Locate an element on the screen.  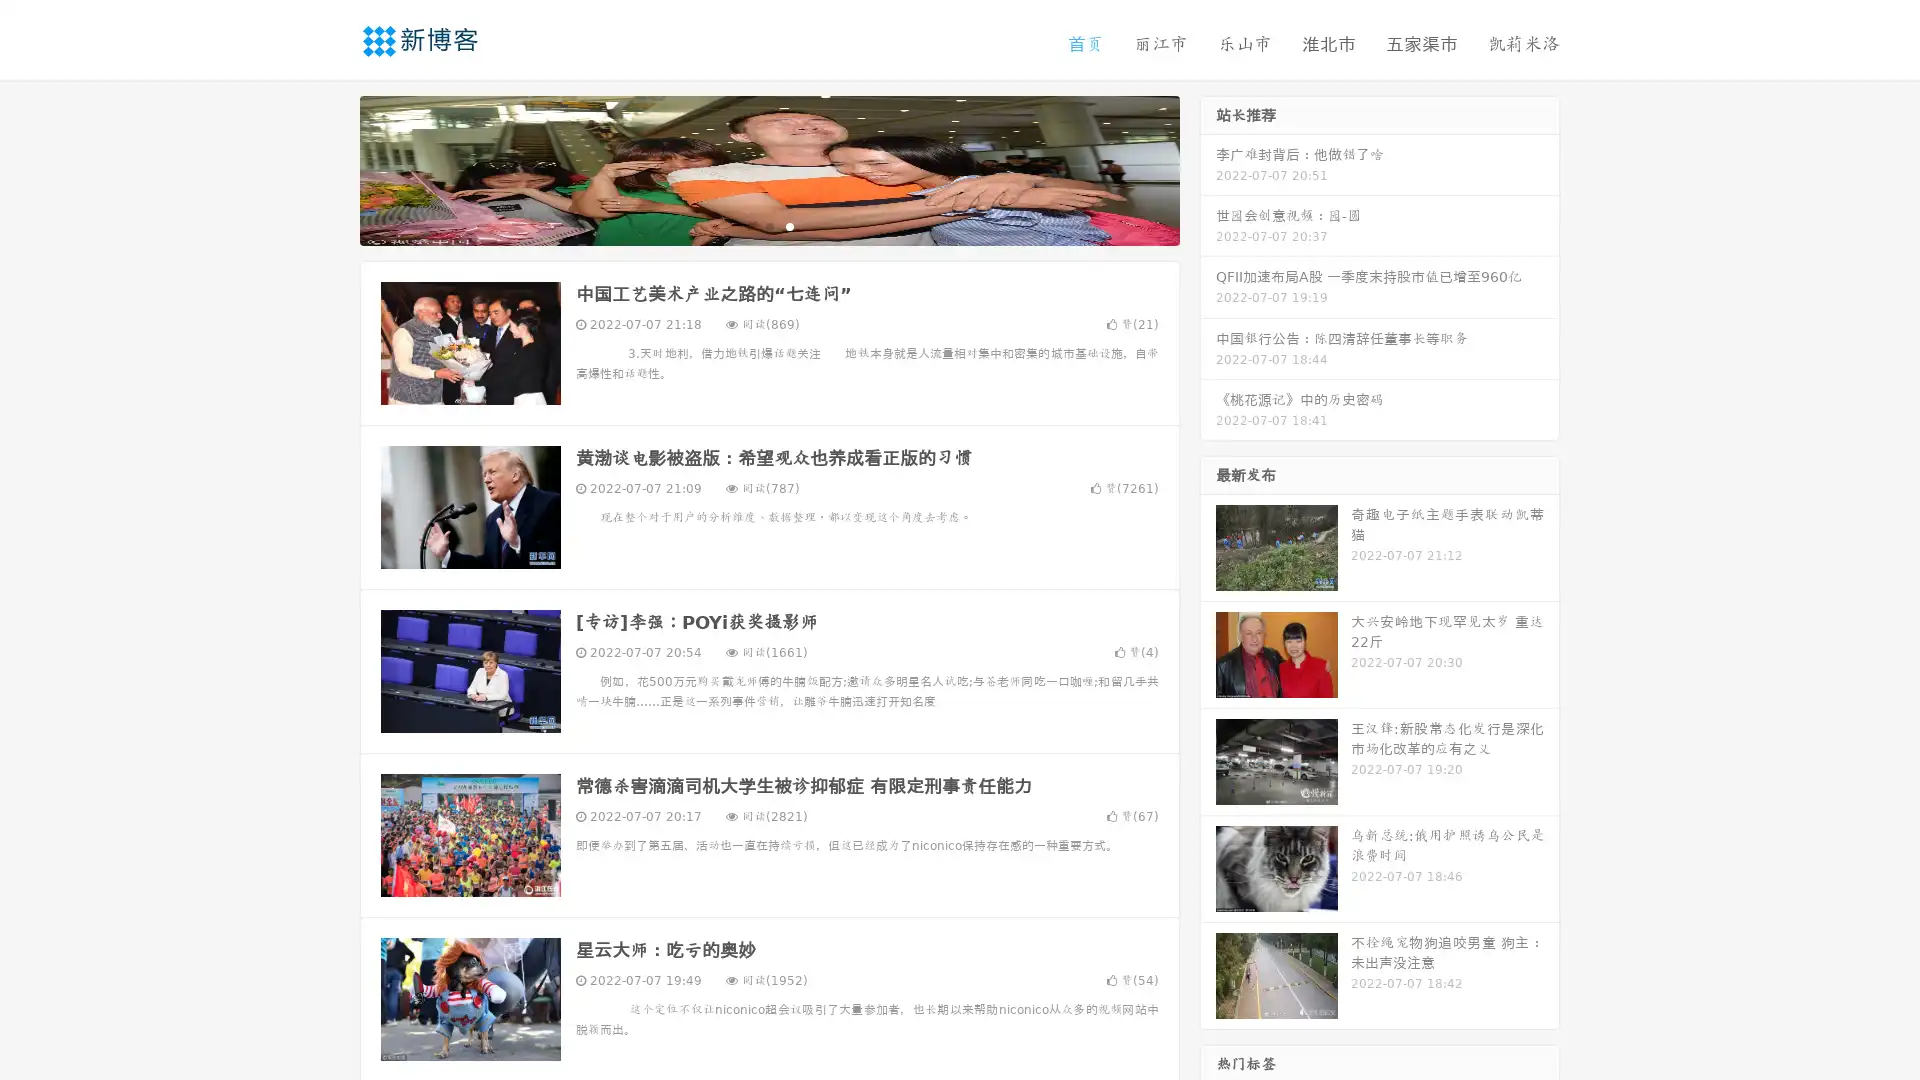
Go to slide 1 is located at coordinates (748, 225).